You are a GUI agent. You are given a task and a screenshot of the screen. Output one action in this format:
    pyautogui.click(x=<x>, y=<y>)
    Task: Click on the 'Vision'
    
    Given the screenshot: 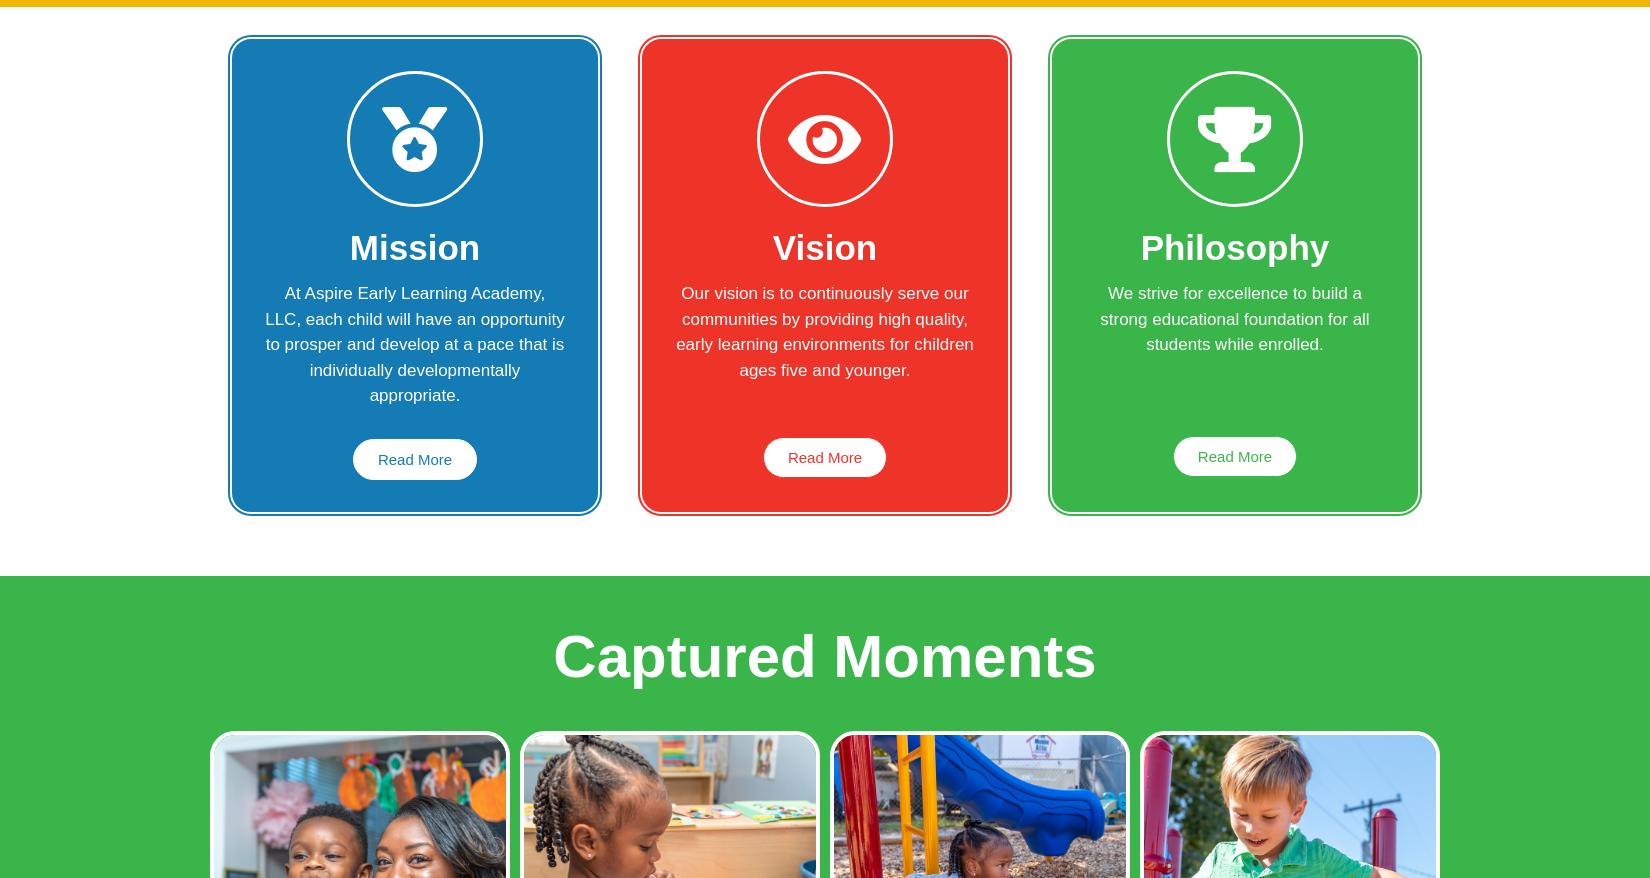 What is the action you would take?
    pyautogui.click(x=771, y=247)
    